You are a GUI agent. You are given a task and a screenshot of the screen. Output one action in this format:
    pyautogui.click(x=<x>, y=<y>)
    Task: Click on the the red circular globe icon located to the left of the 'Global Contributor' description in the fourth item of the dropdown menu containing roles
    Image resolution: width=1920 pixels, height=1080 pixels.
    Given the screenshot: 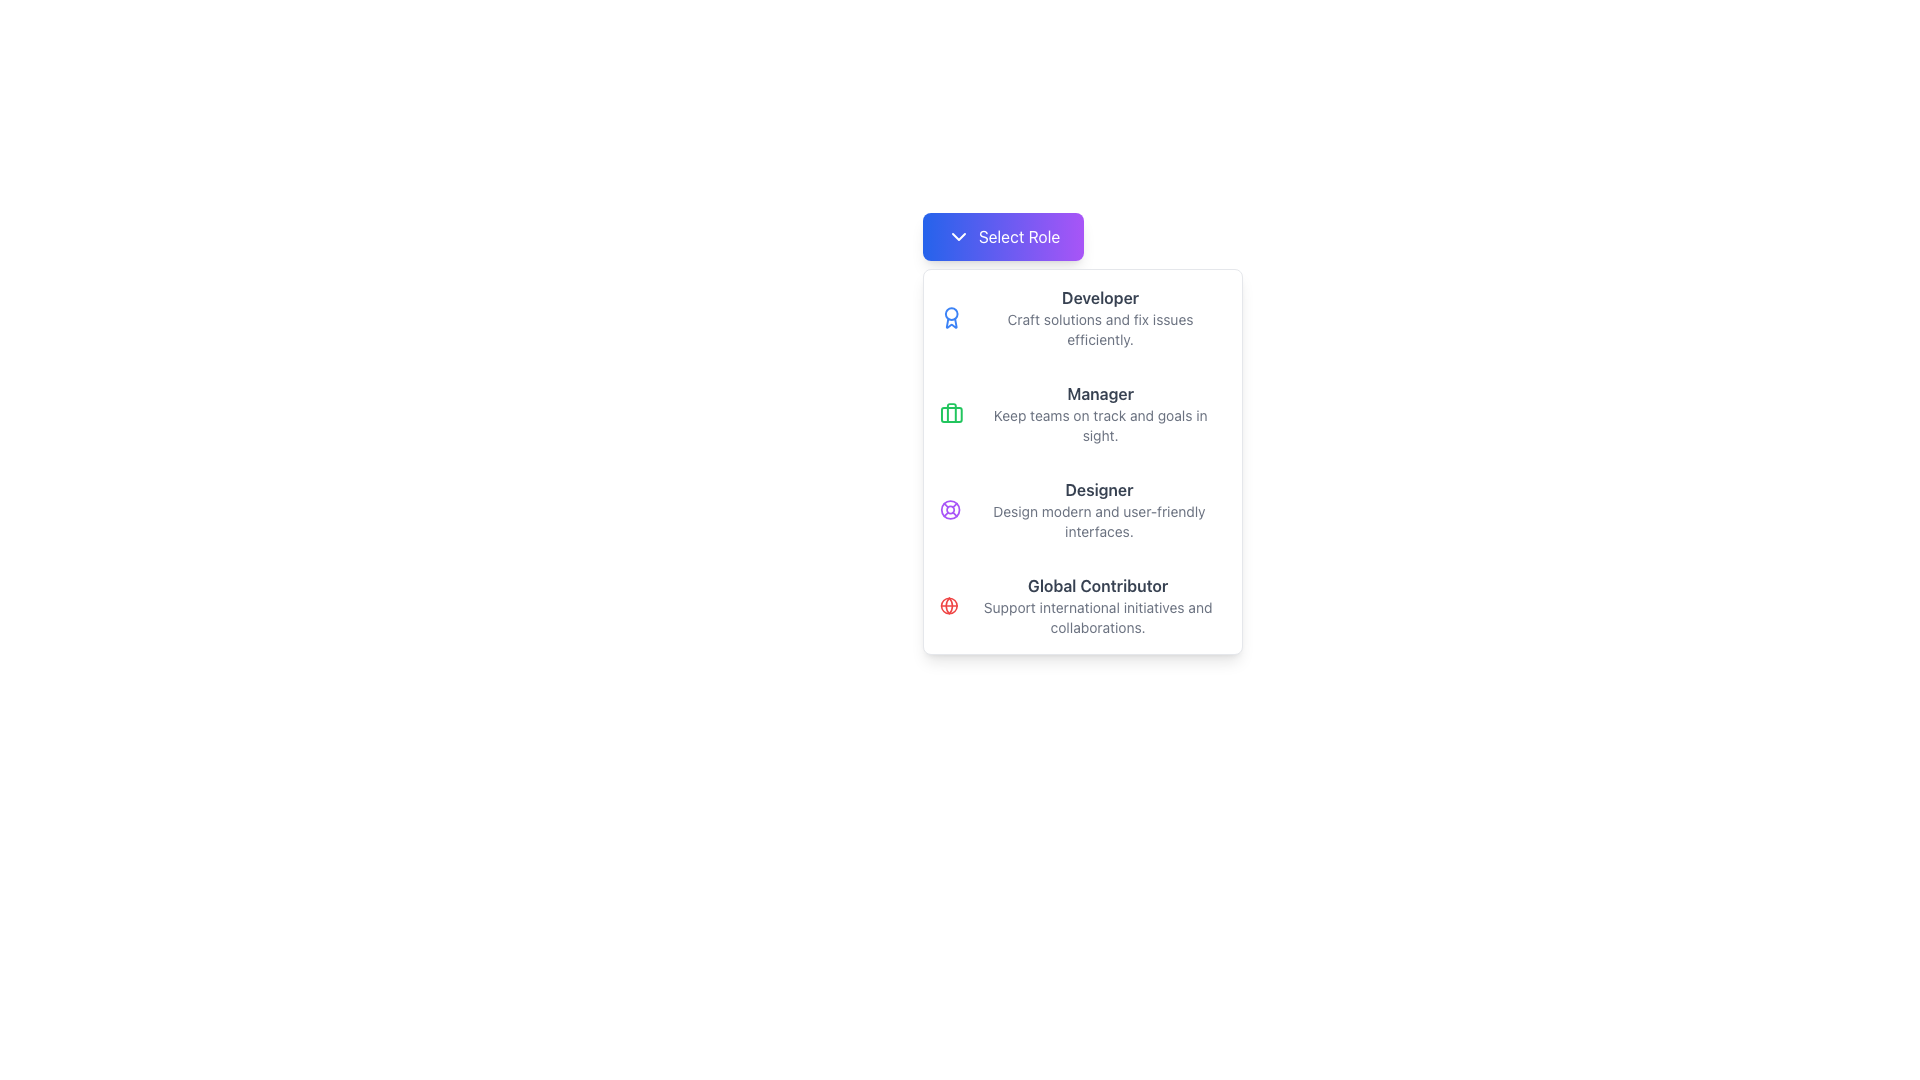 What is the action you would take?
    pyautogui.click(x=948, y=604)
    